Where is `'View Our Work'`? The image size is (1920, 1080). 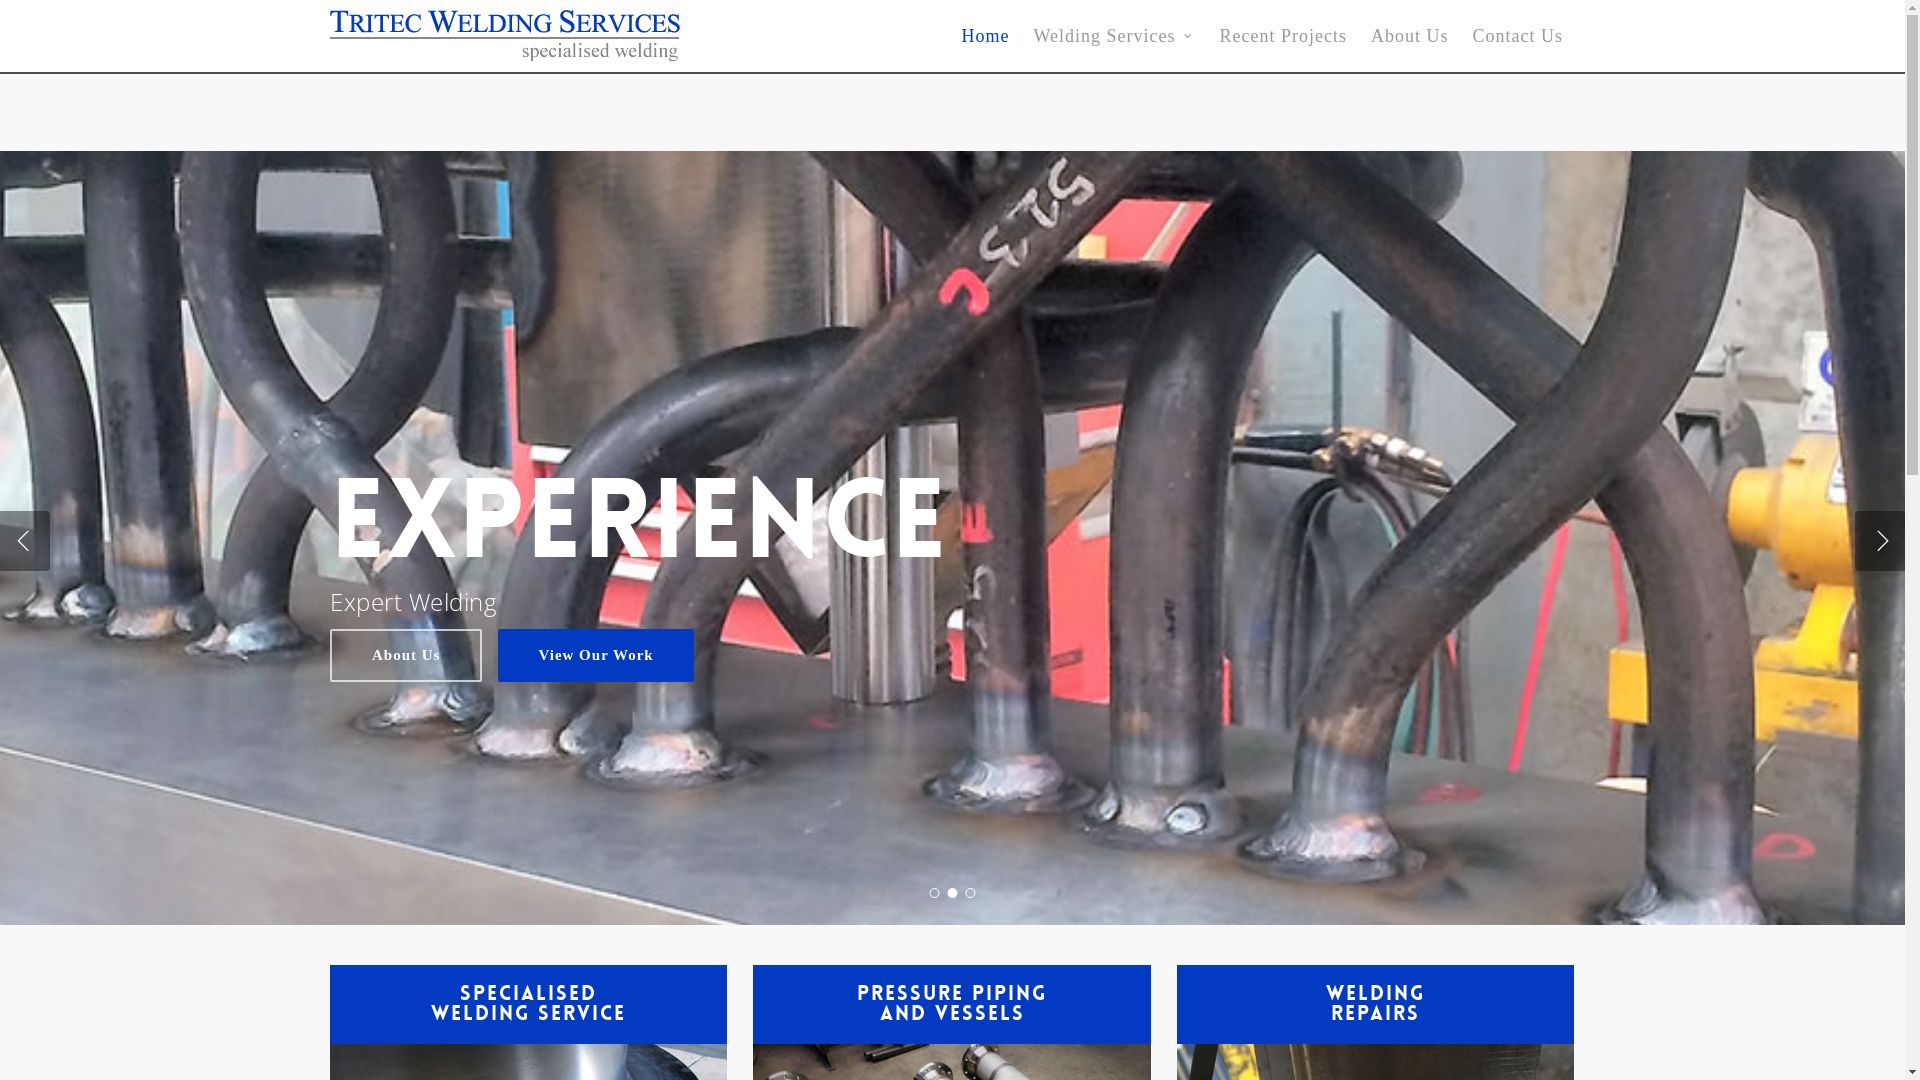 'View Our Work' is located at coordinates (594, 655).